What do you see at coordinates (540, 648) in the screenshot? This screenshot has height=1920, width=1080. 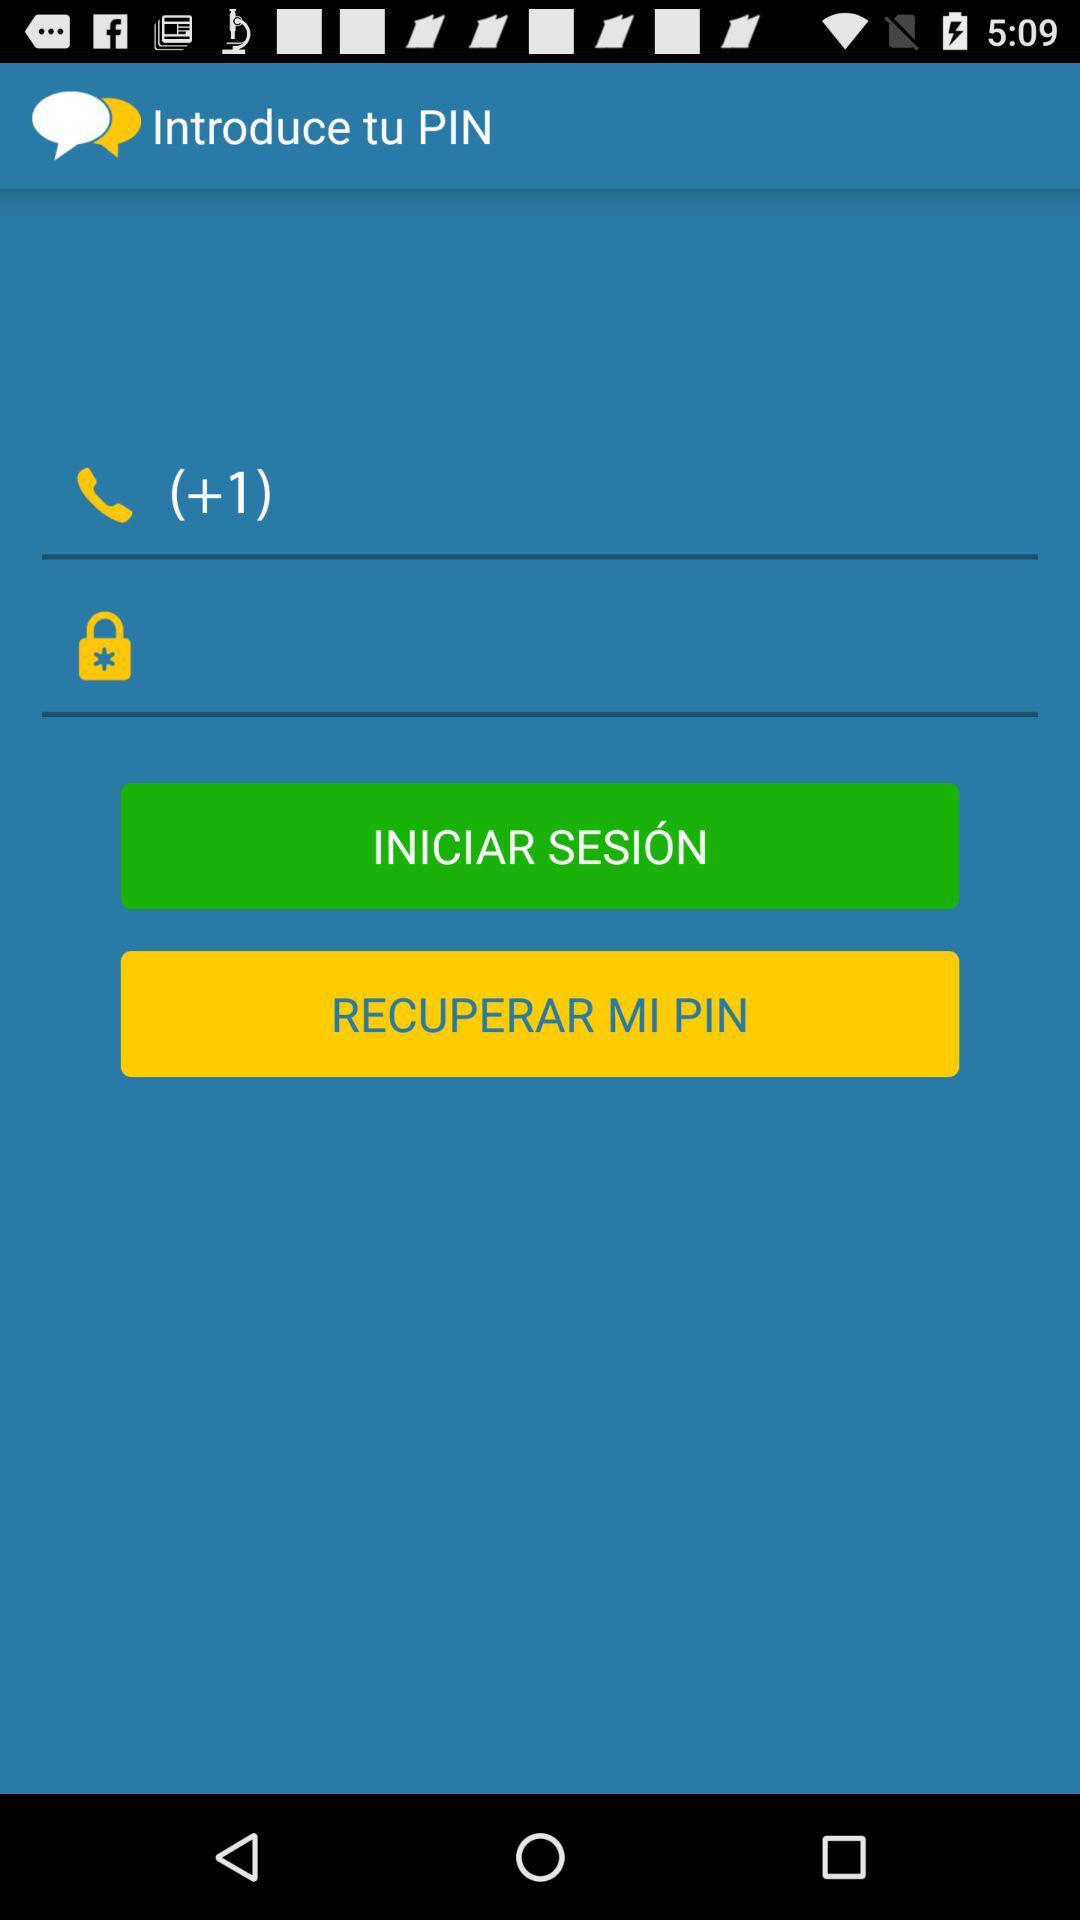 I see `secure password` at bounding box center [540, 648].